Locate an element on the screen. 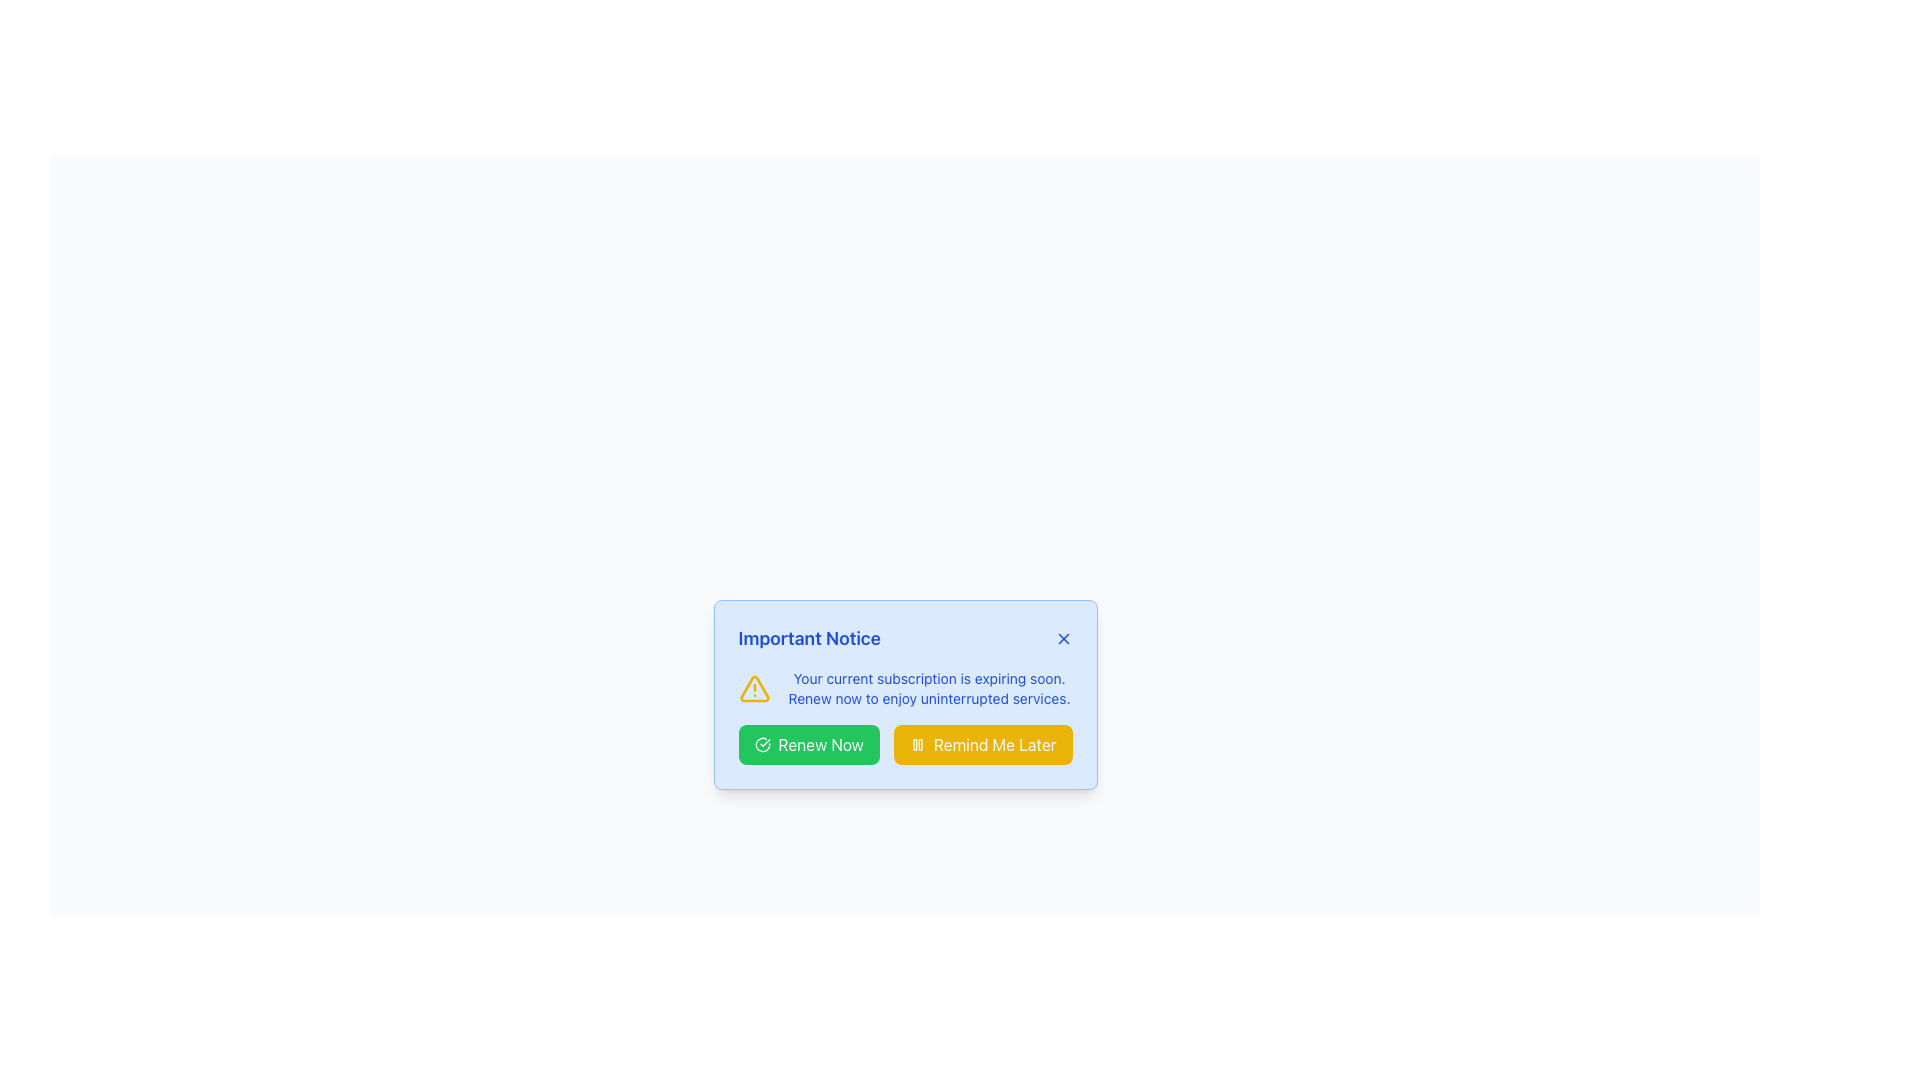 Image resolution: width=1920 pixels, height=1080 pixels. the rectangular green button labeled 'Renew Now' with rounded corners is located at coordinates (809, 744).